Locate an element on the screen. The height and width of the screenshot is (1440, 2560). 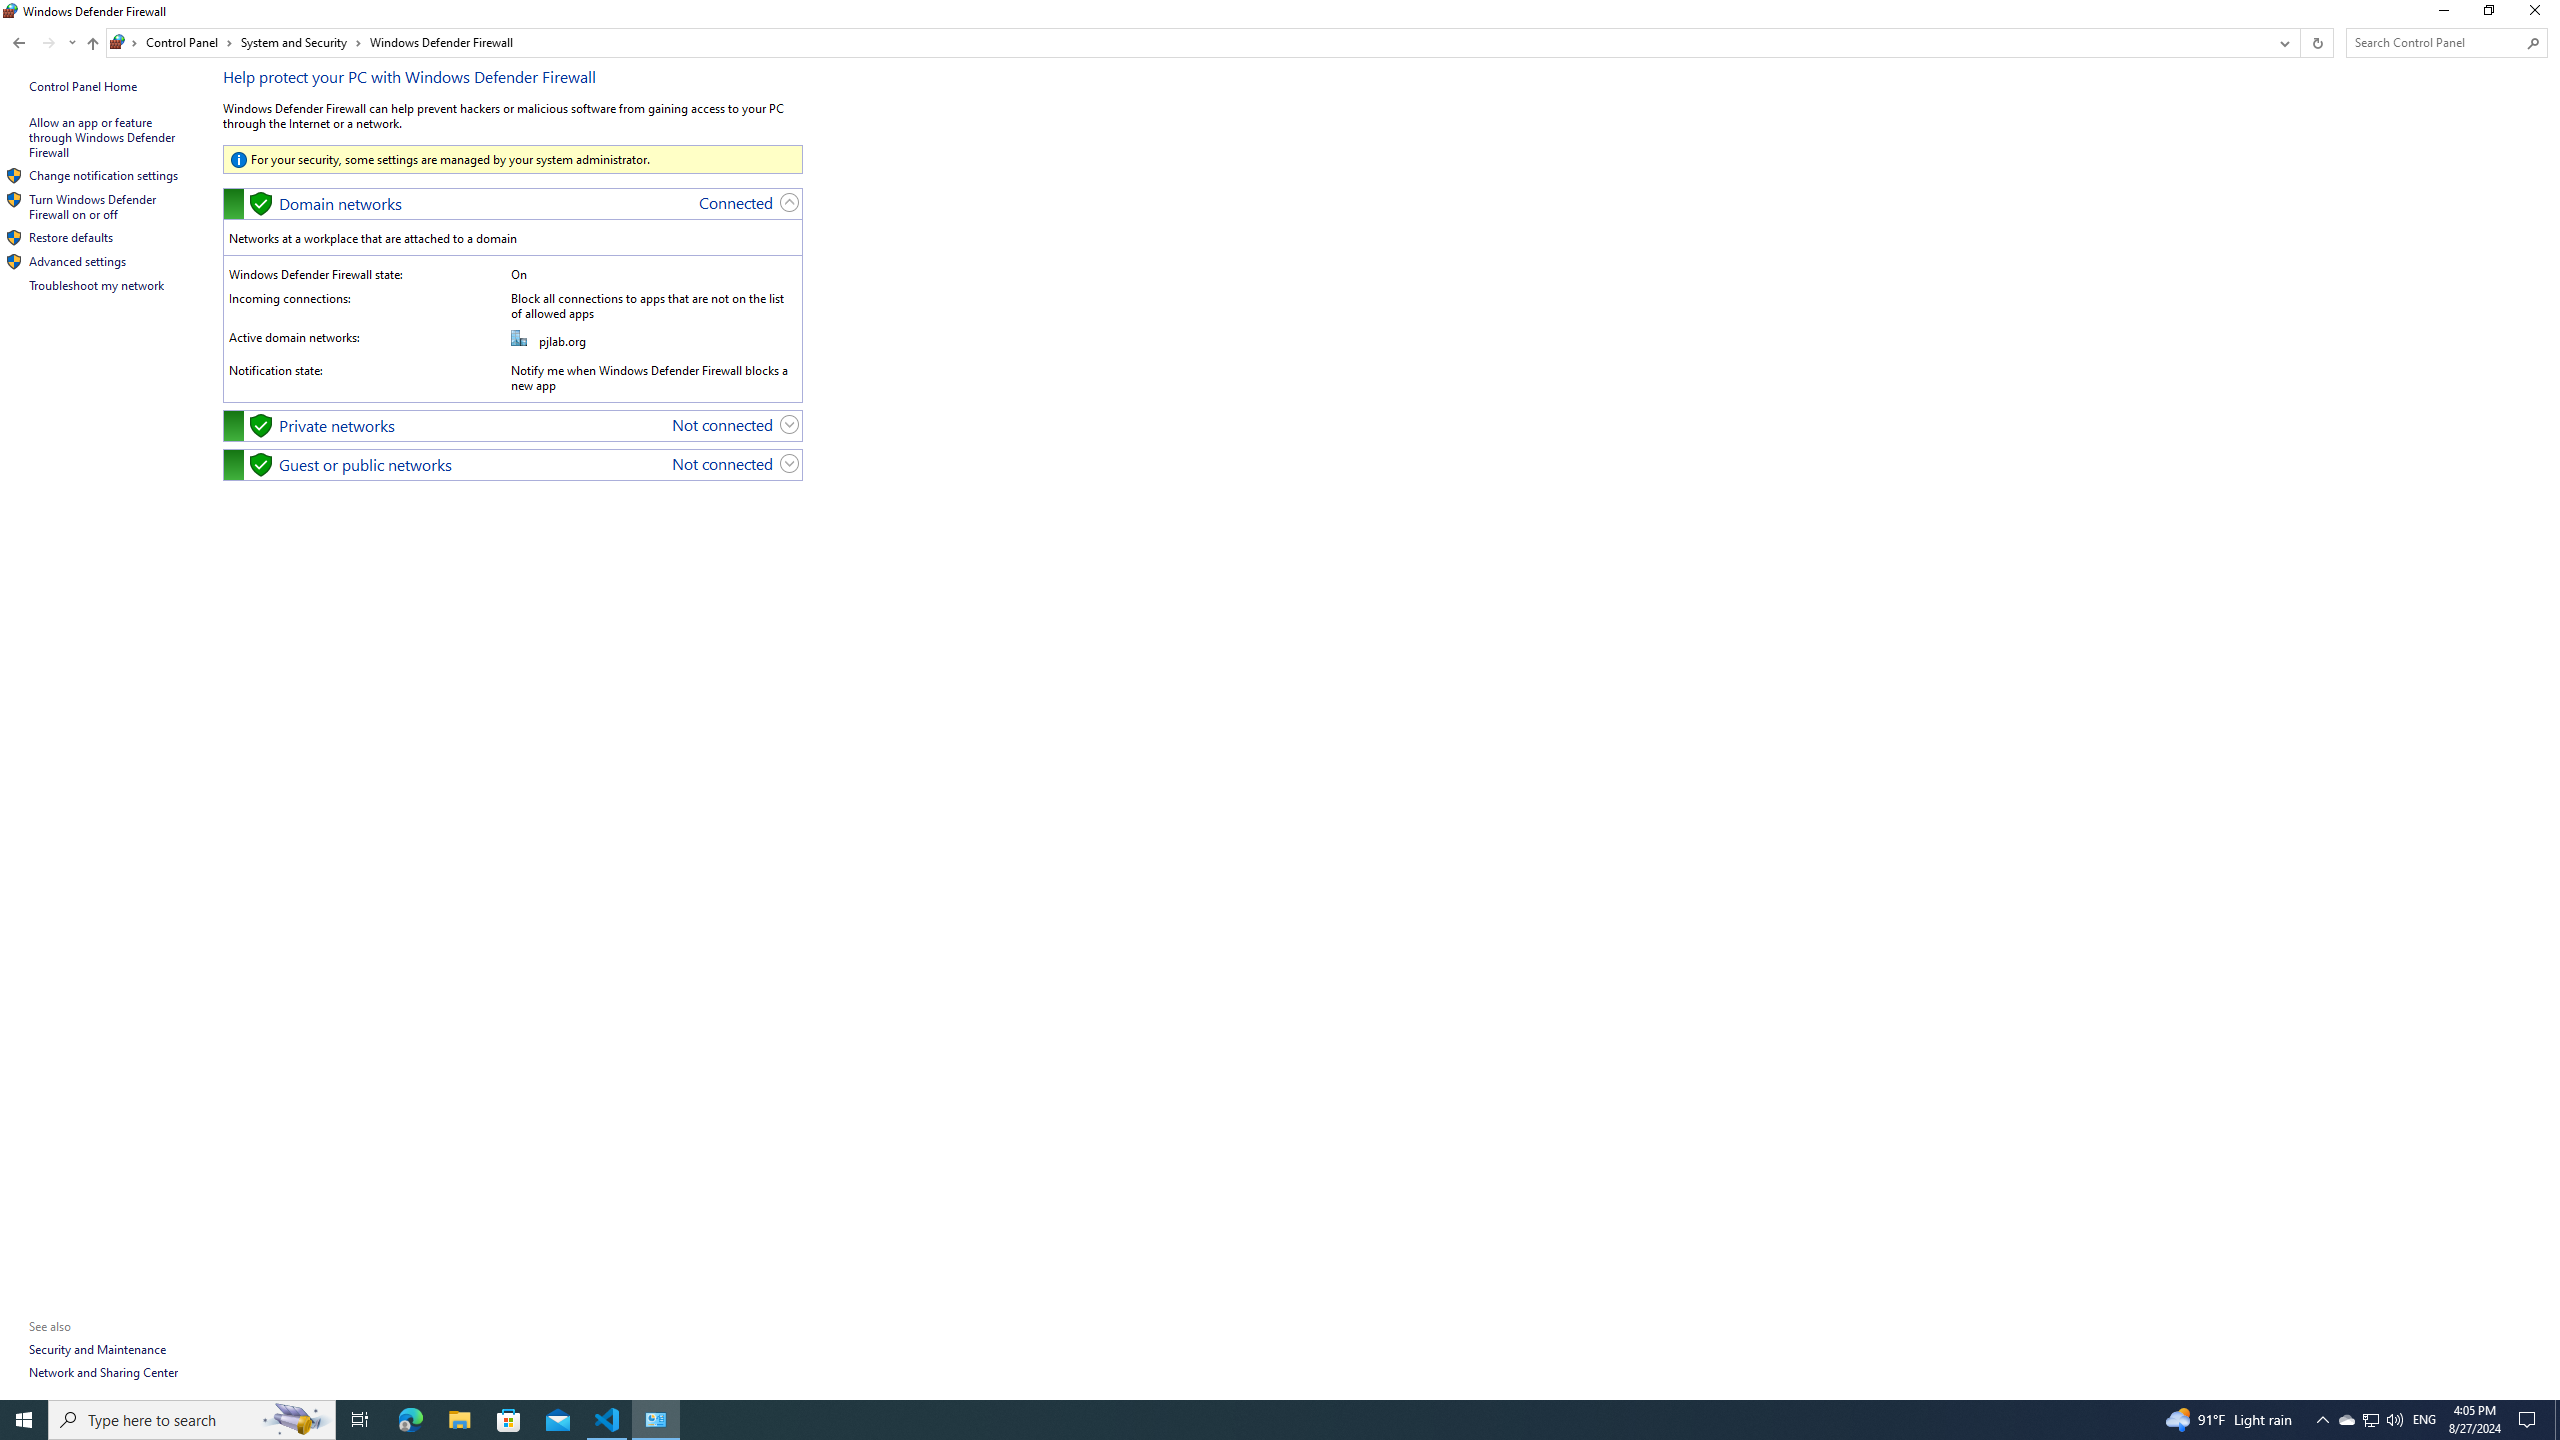
'Connected' is located at coordinates (735, 202).